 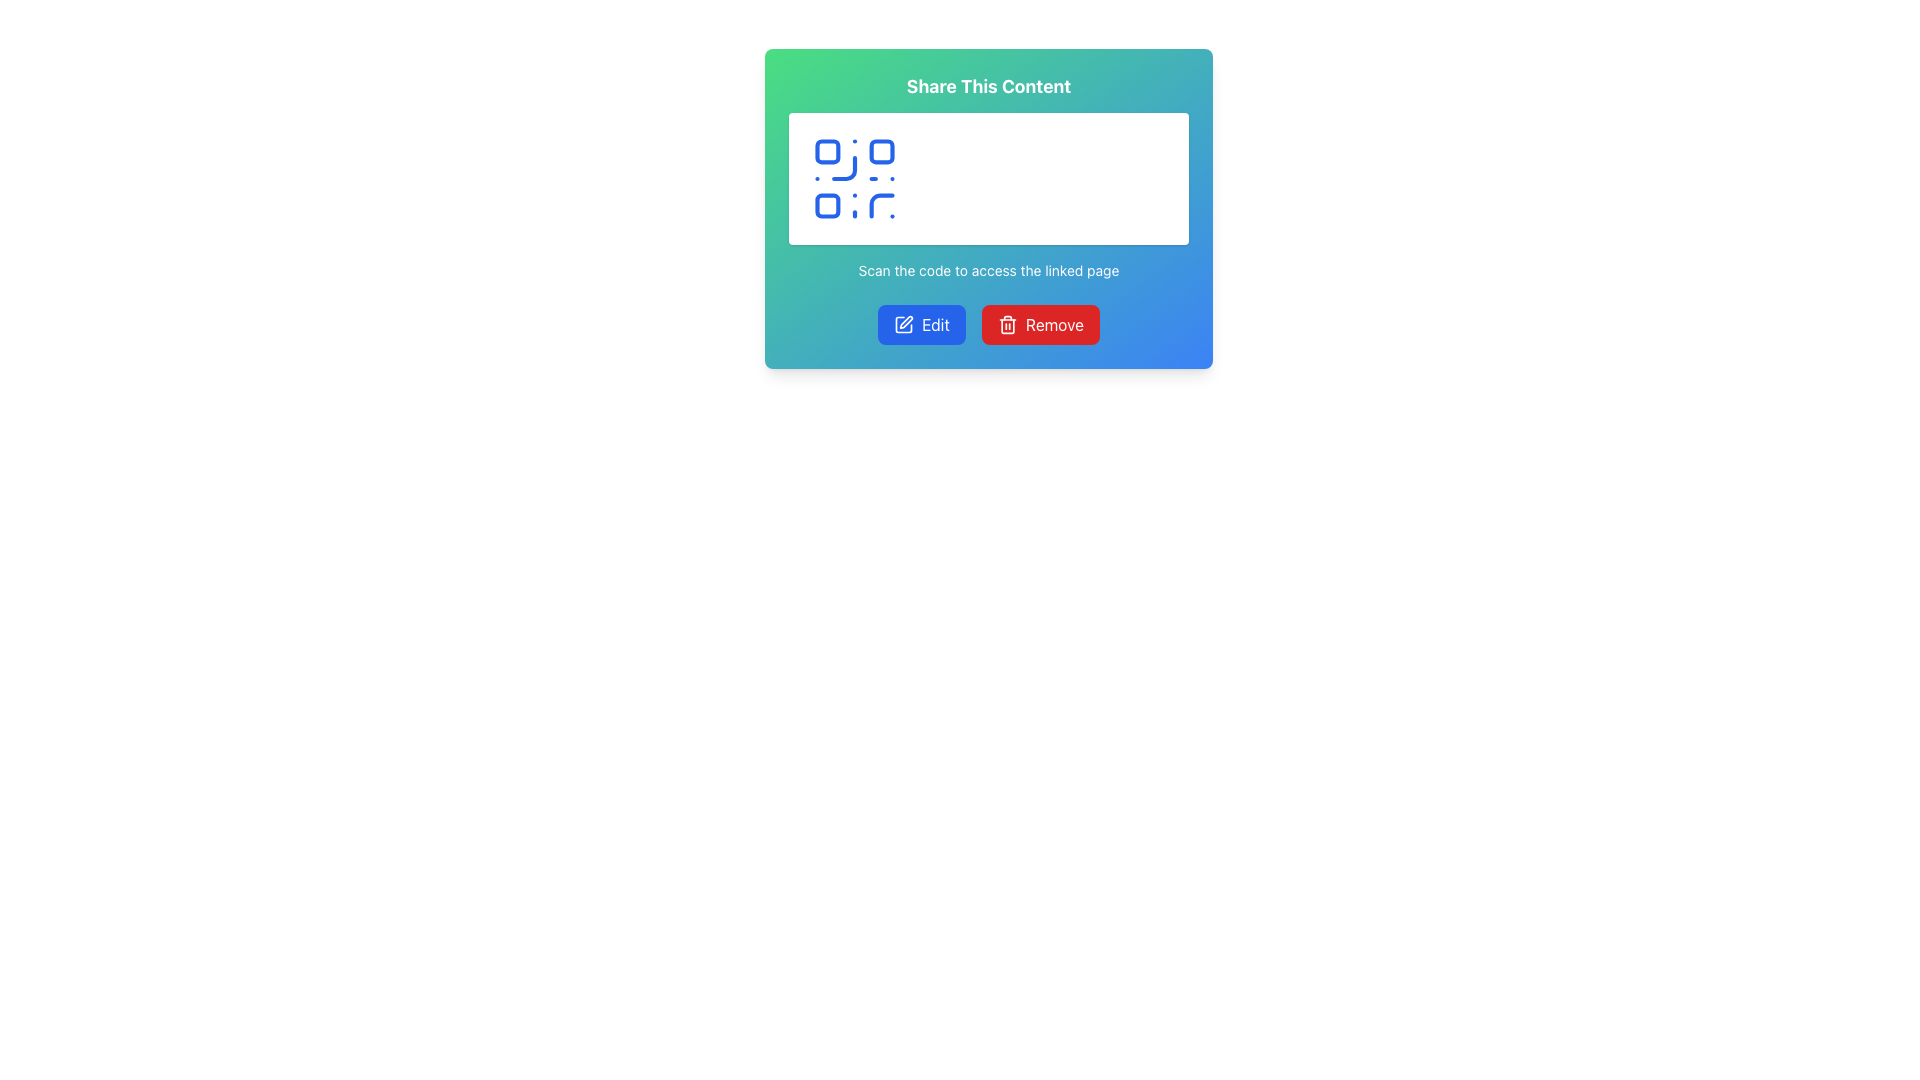 What do you see at coordinates (920, 323) in the screenshot?
I see `the edit button located on the left side of a pair of buttons, which allows the user to initiate an edit action, to change its background color` at bounding box center [920, 323].